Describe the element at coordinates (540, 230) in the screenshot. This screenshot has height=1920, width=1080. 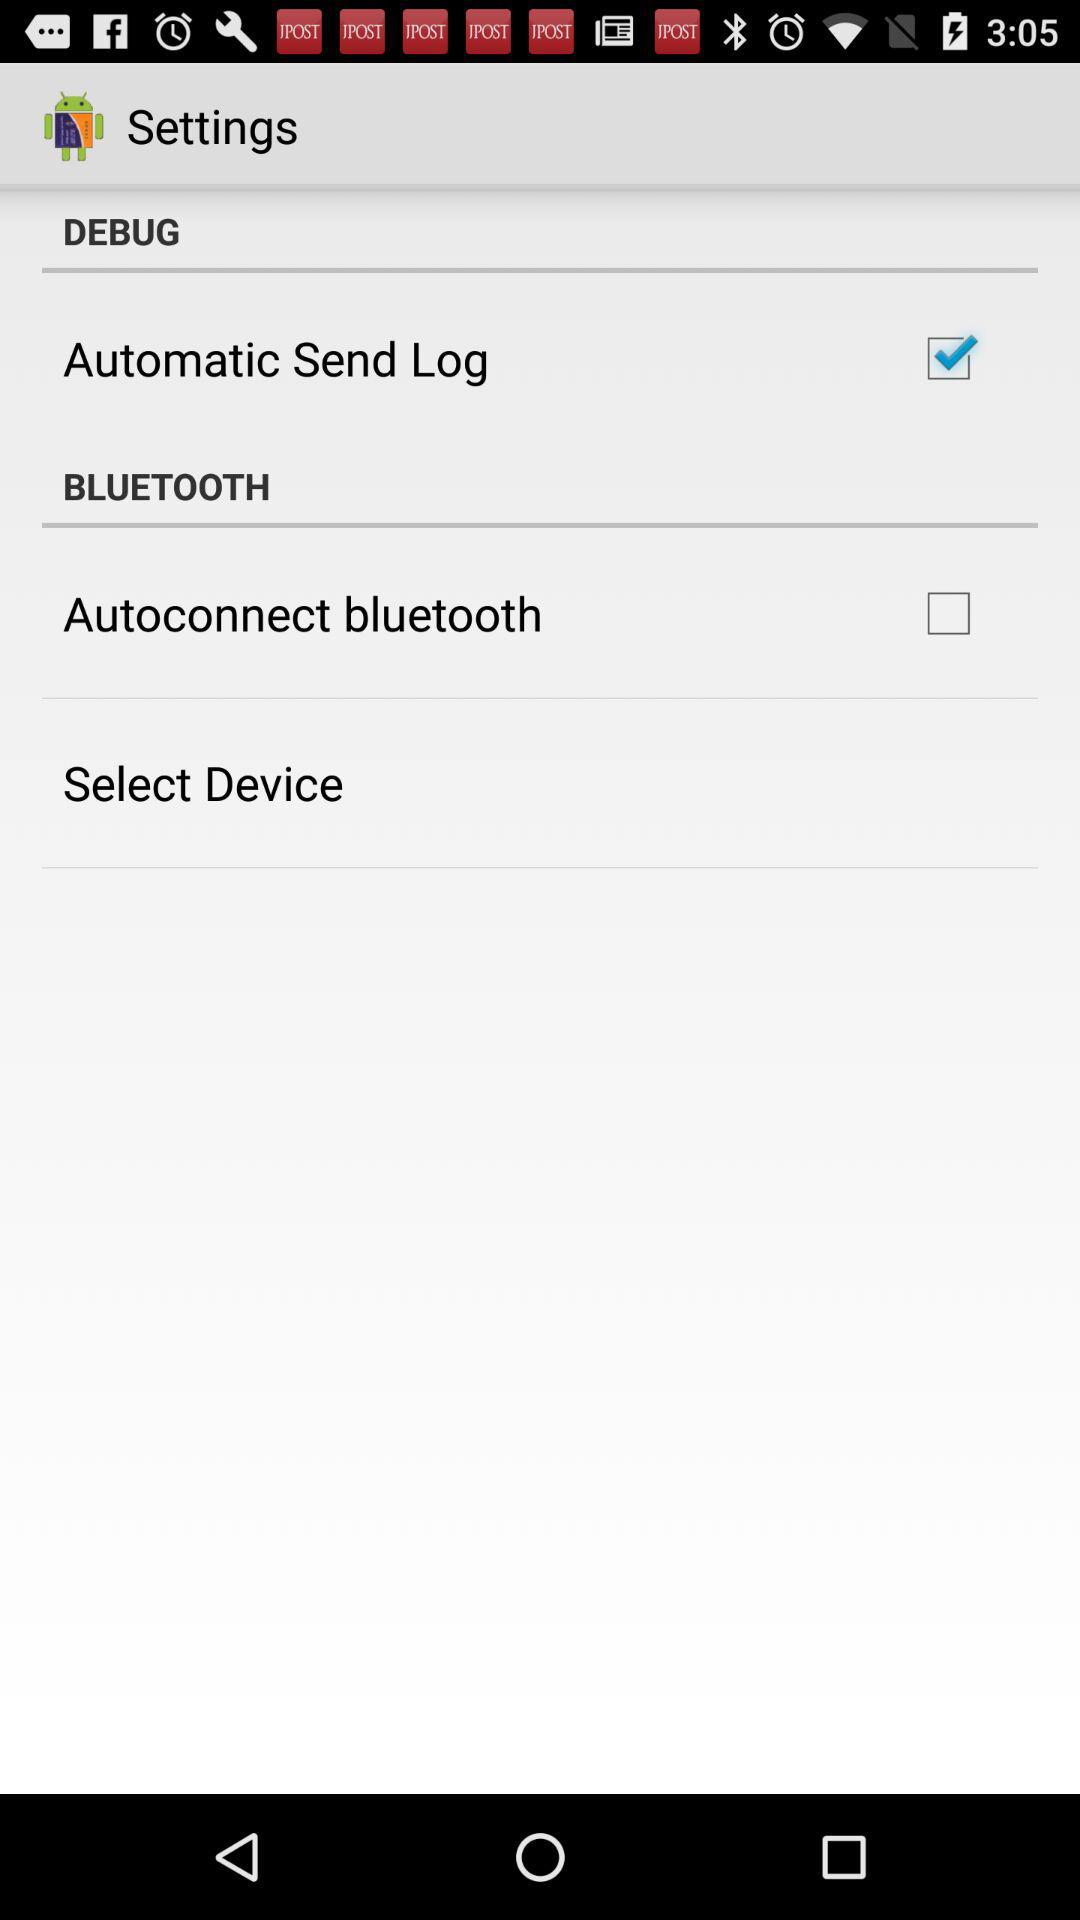
I see `debug item` at that location.